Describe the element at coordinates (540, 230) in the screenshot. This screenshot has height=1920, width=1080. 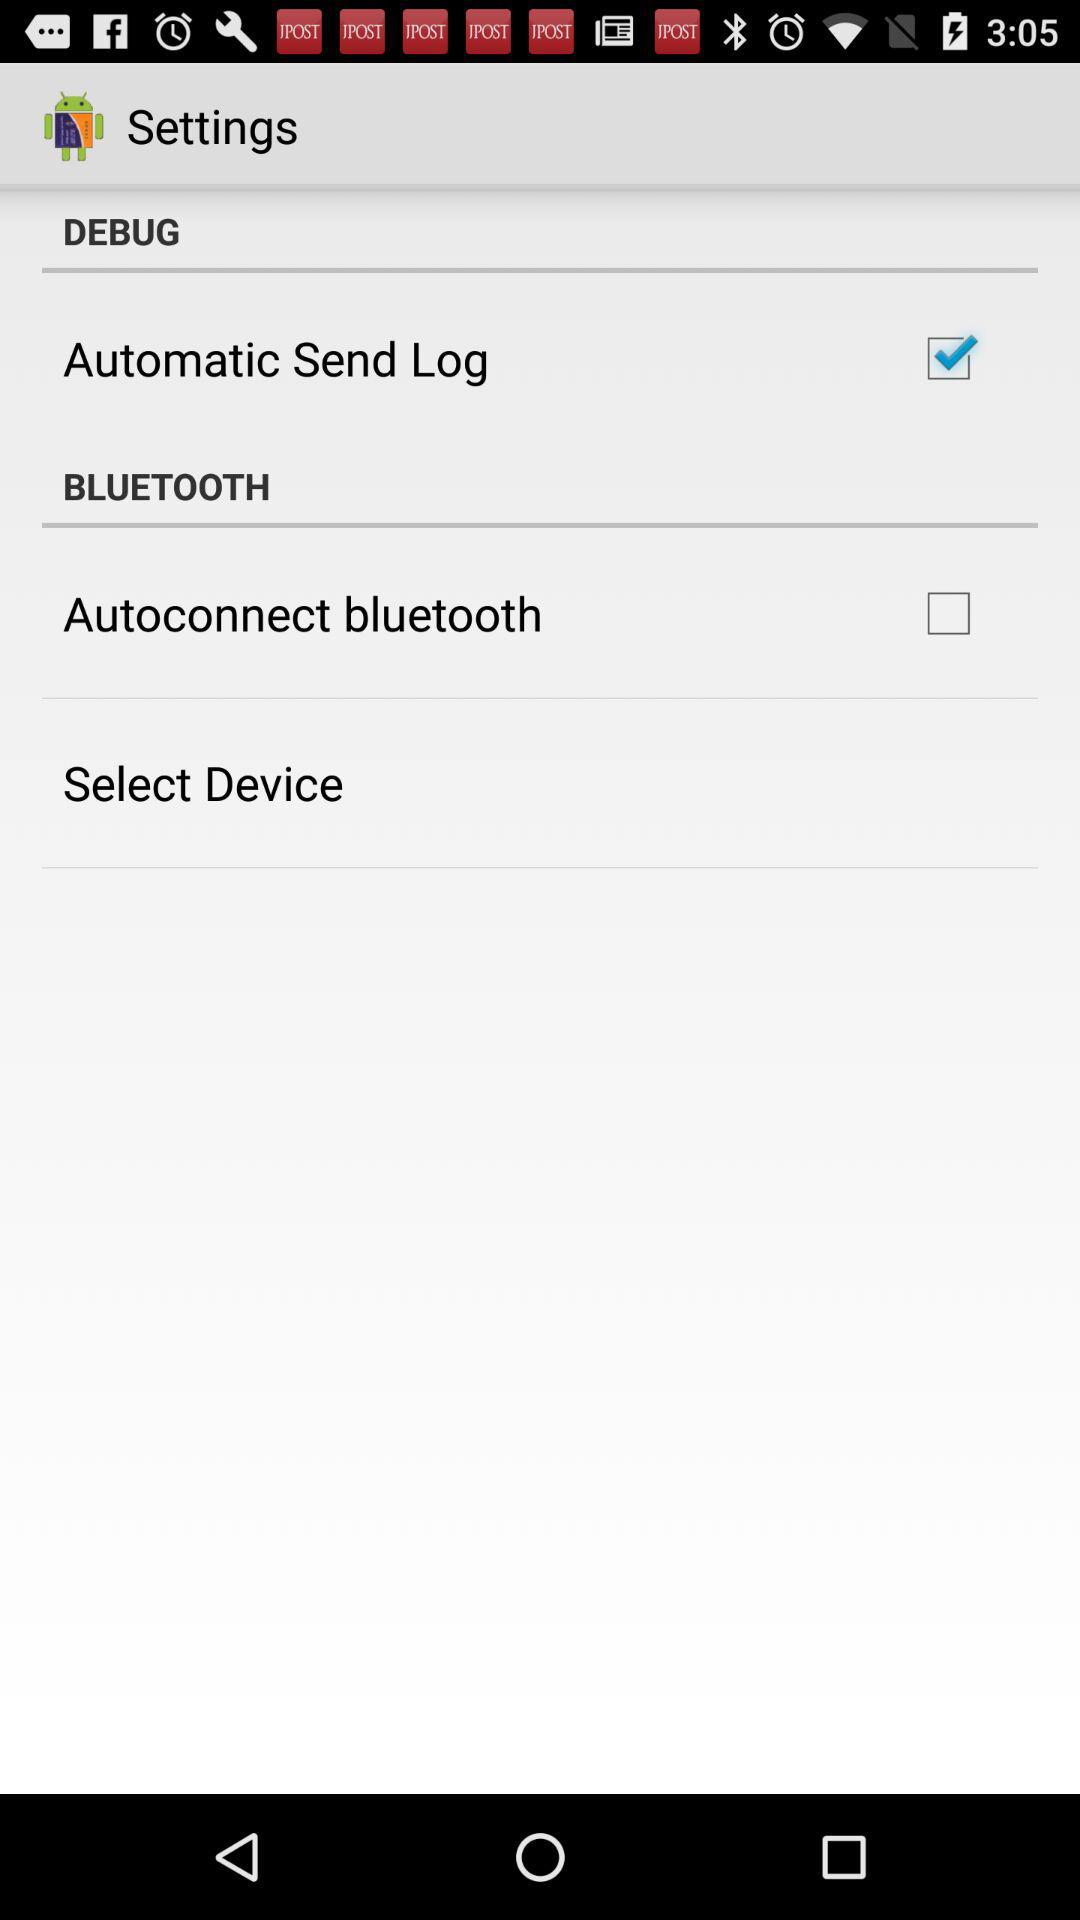
I see `debug item` at that location.